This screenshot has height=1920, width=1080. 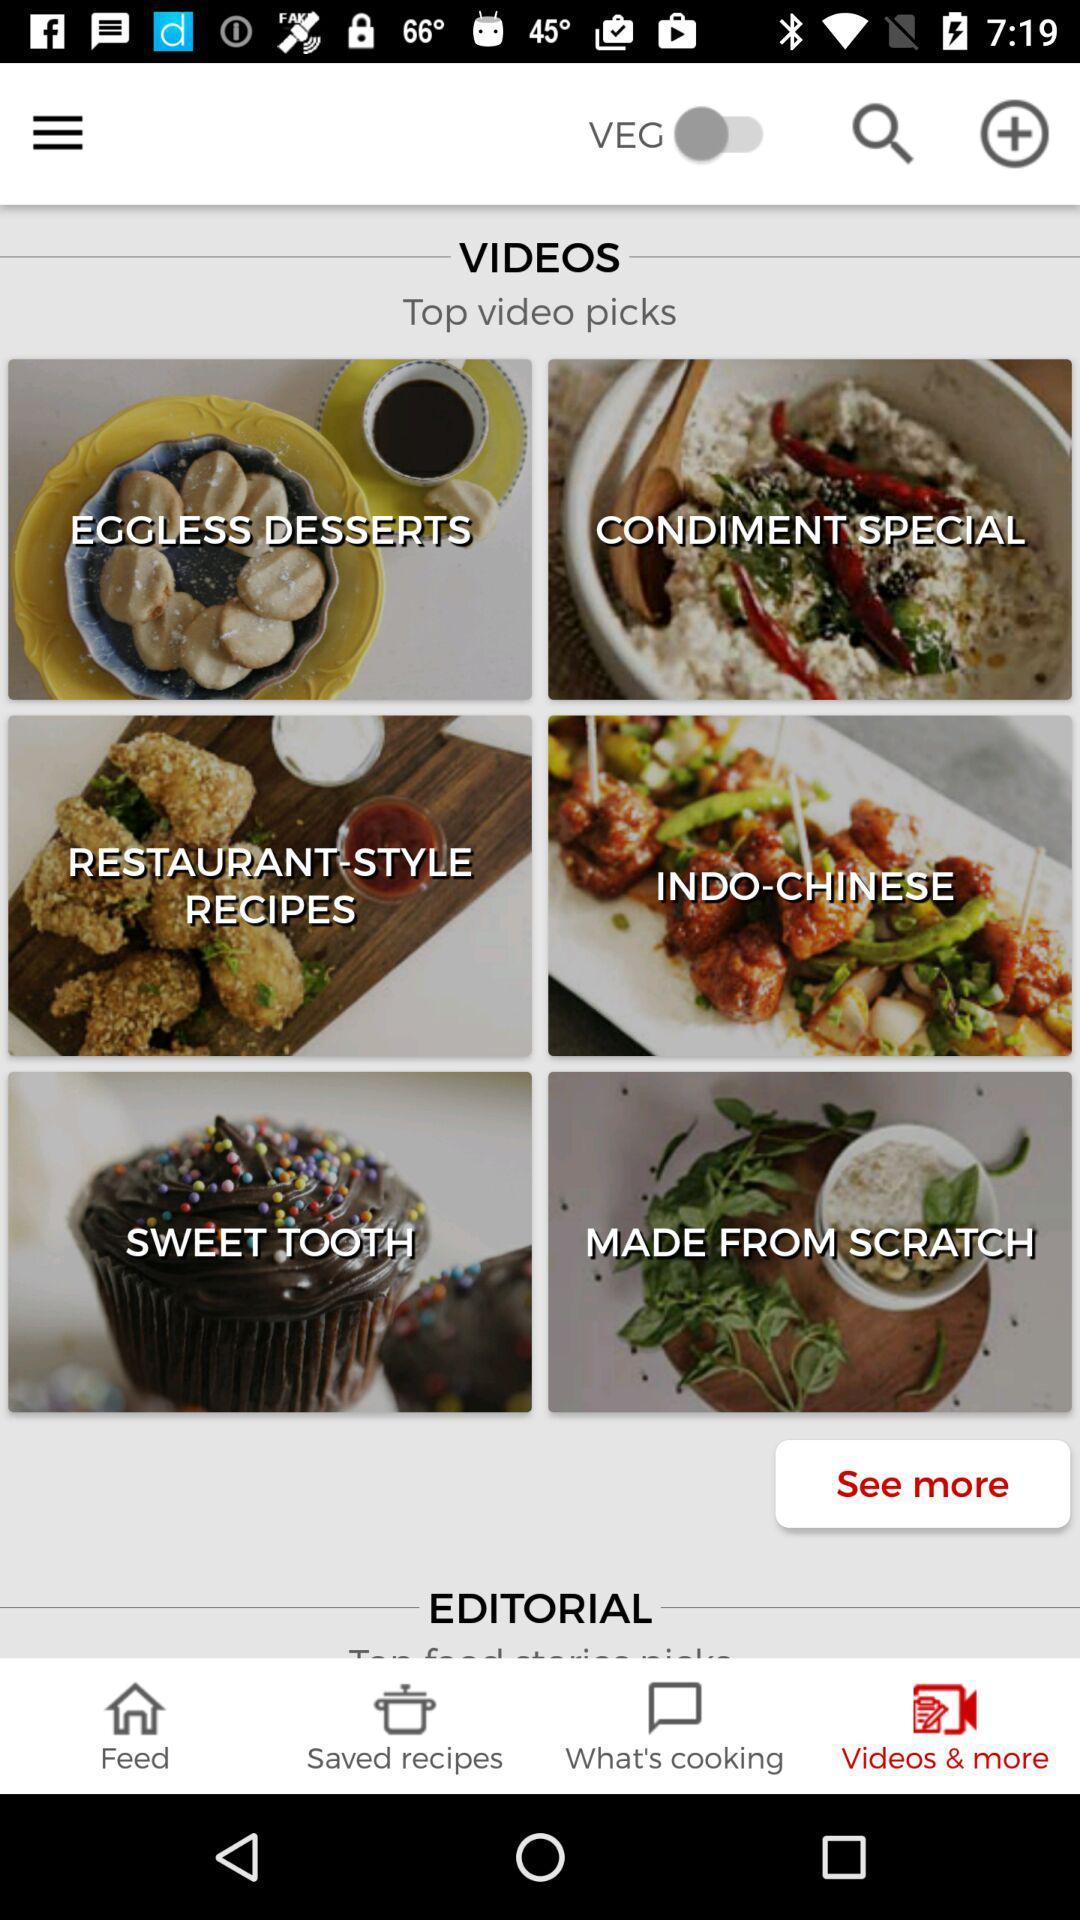 I want to click on item to the right of the saved recipes item, so click(x=675, y=1725).